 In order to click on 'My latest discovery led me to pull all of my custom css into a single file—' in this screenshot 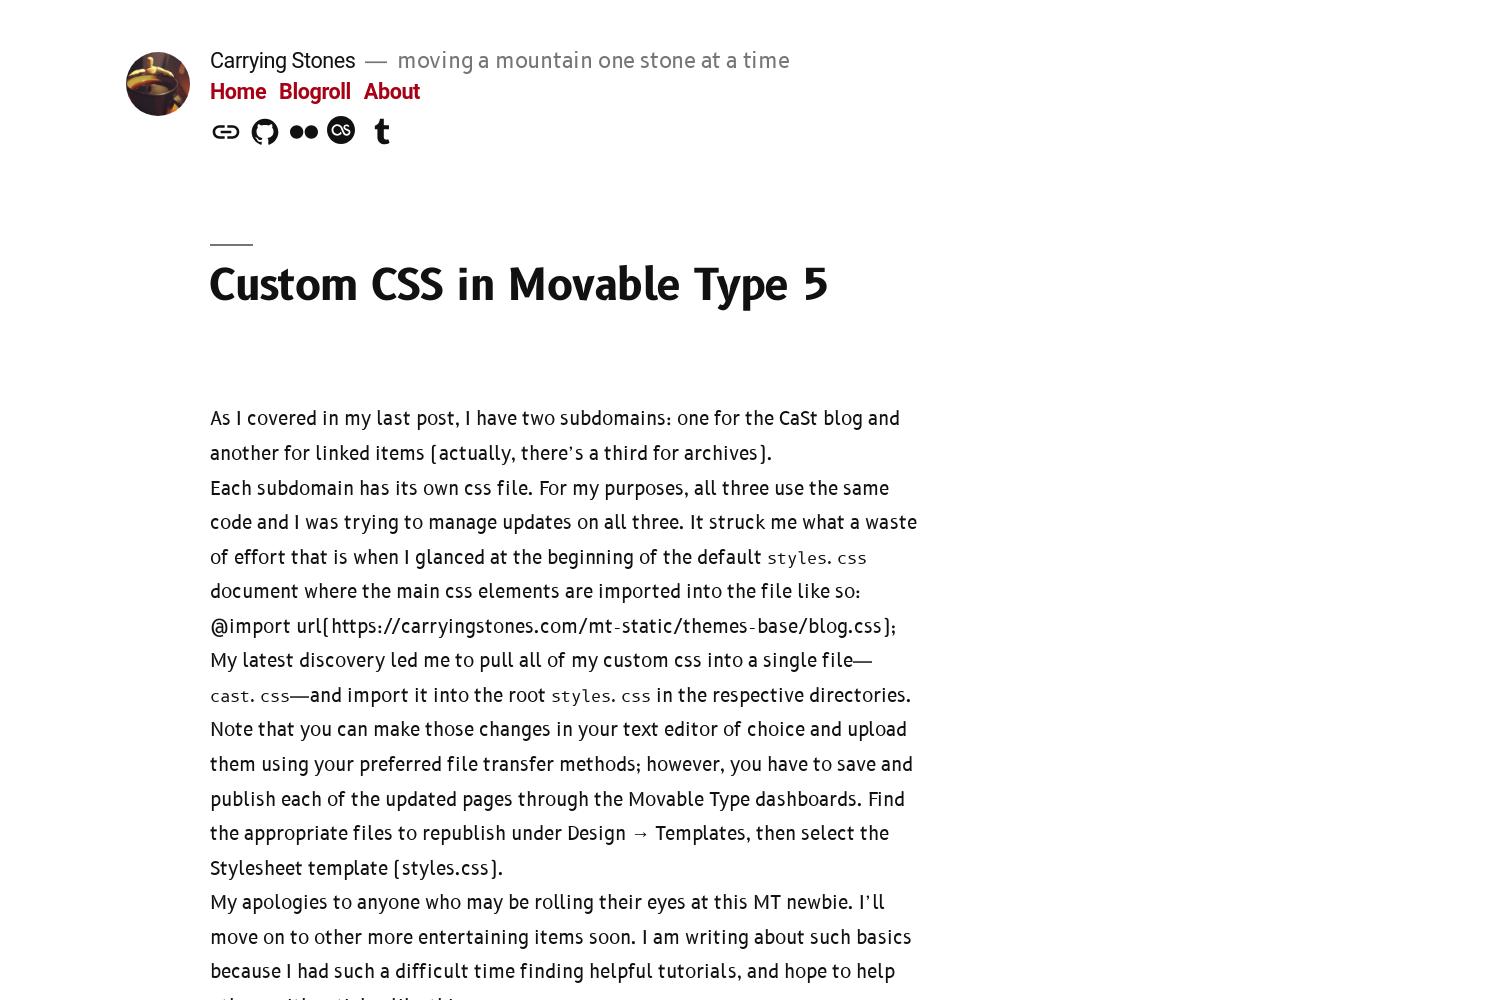, I will do `click(541, 661)`.